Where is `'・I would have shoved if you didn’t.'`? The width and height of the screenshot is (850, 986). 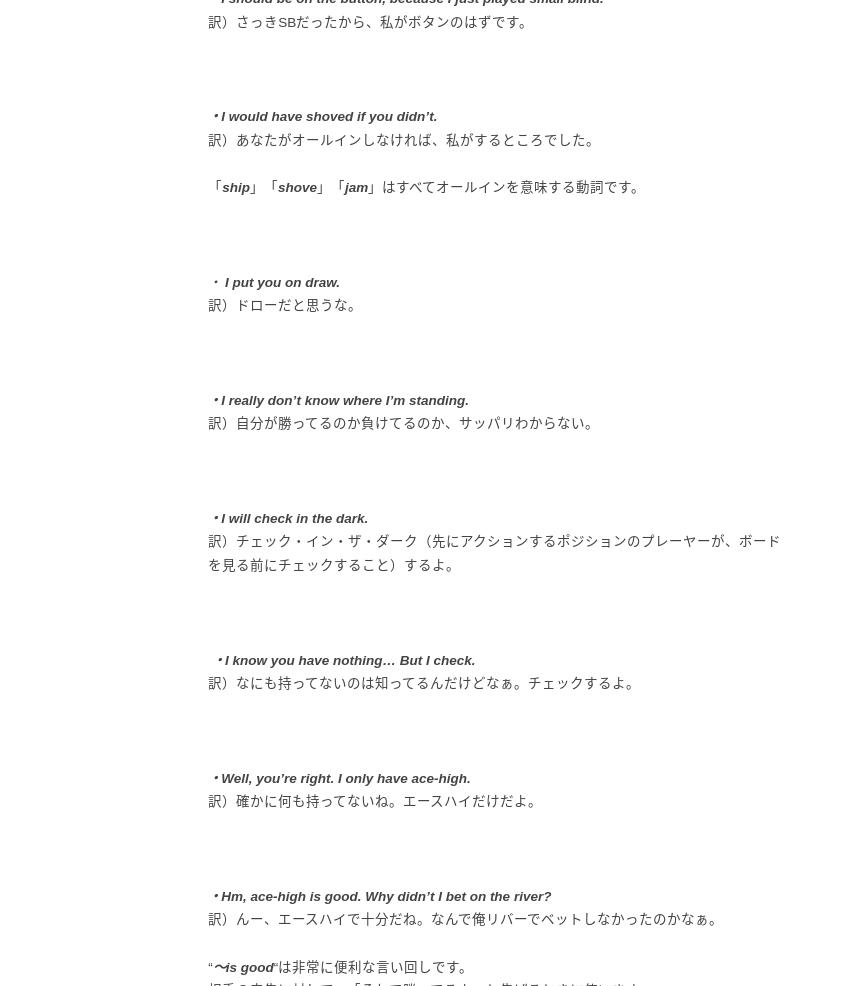 '・I would have shoved if you didn’t.' is located at coordinates (322, 116).